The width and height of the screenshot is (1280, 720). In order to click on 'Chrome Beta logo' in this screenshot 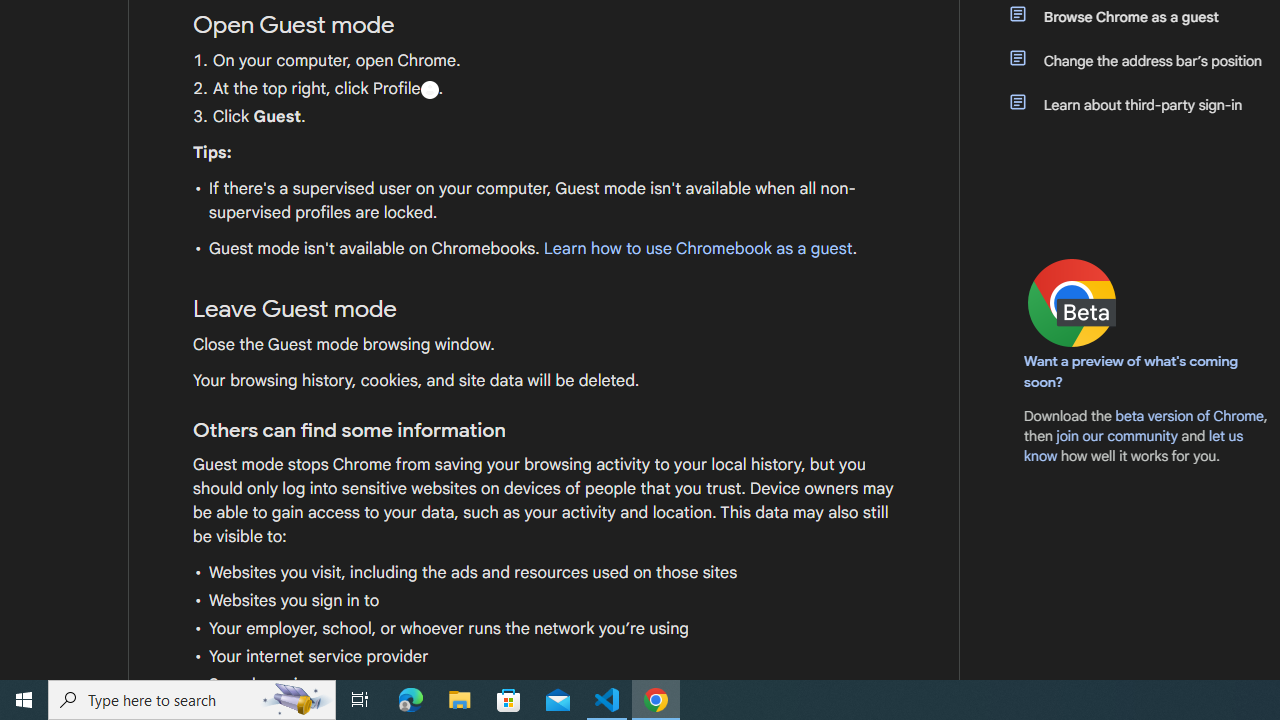, I will do `click(1071, 303)`.